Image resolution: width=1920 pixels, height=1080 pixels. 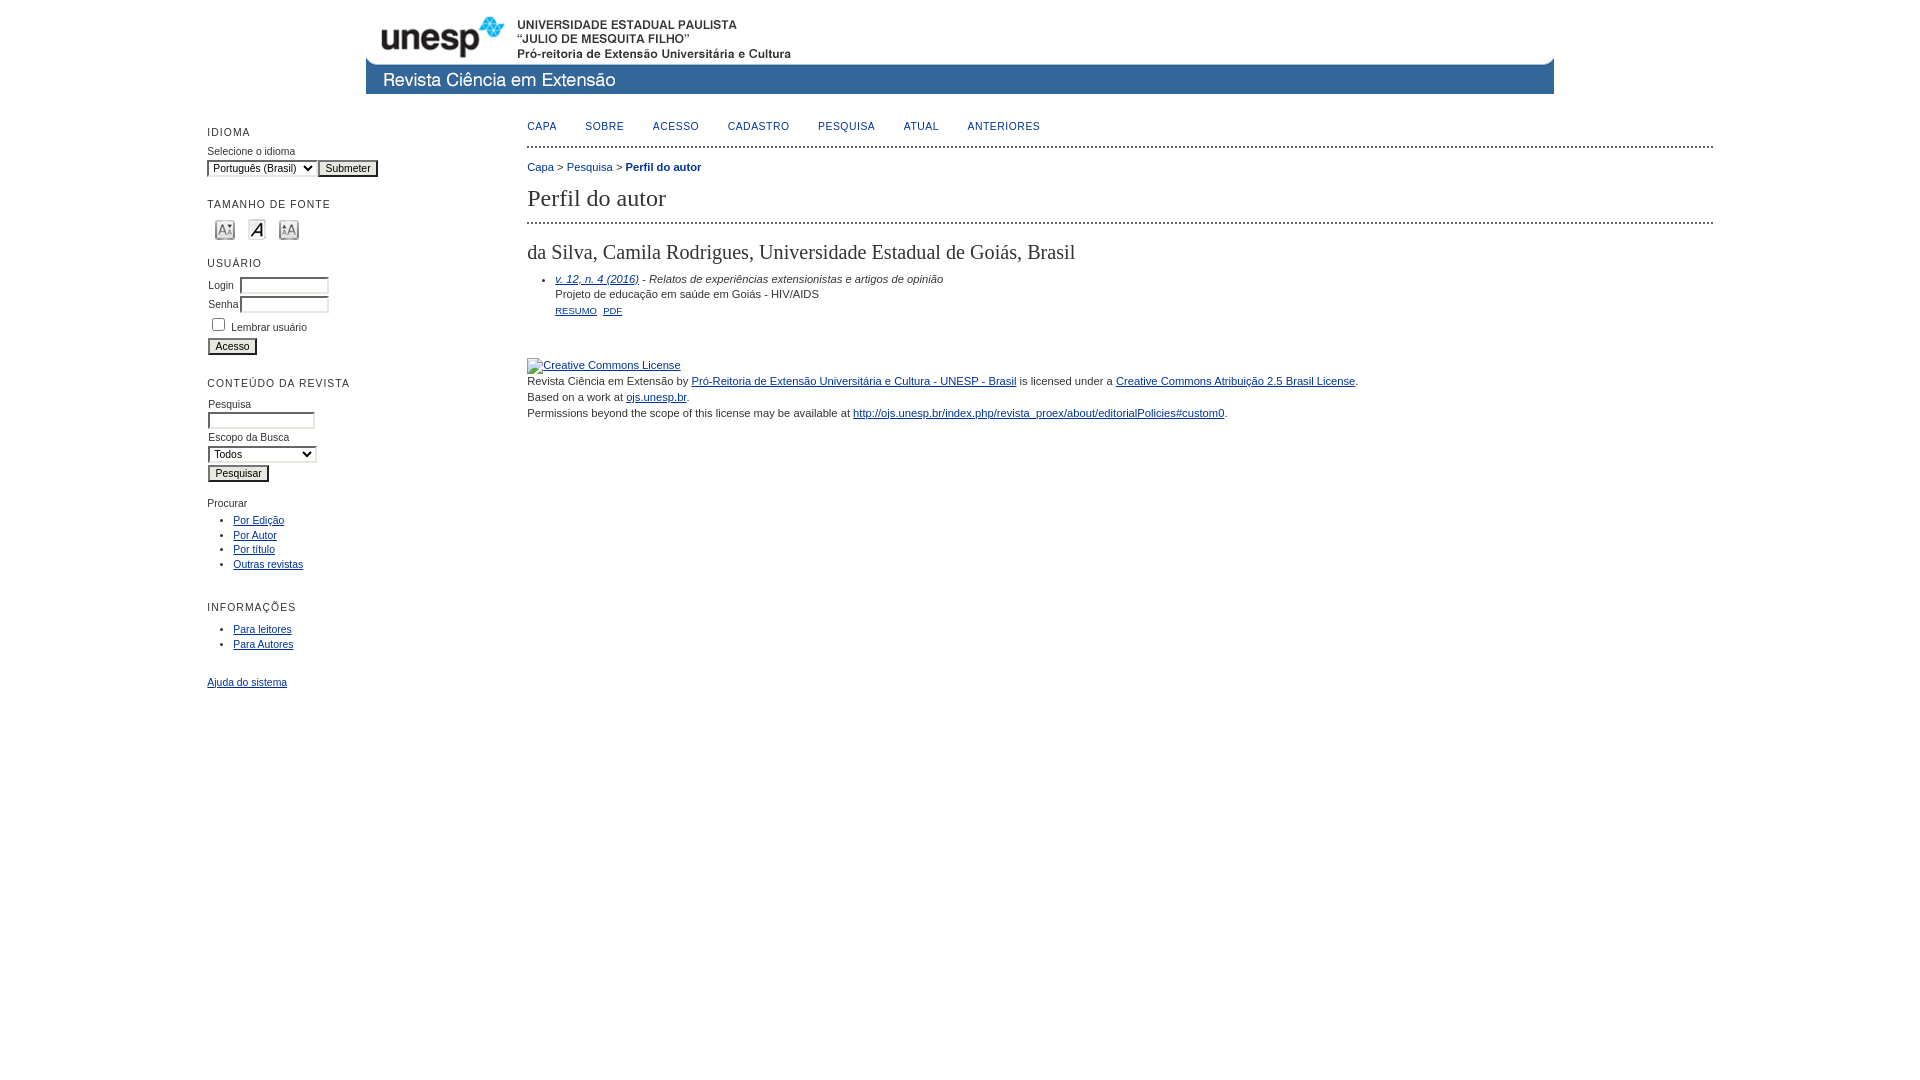 I want to click on 'Acesso', so click(x=207, y=345).